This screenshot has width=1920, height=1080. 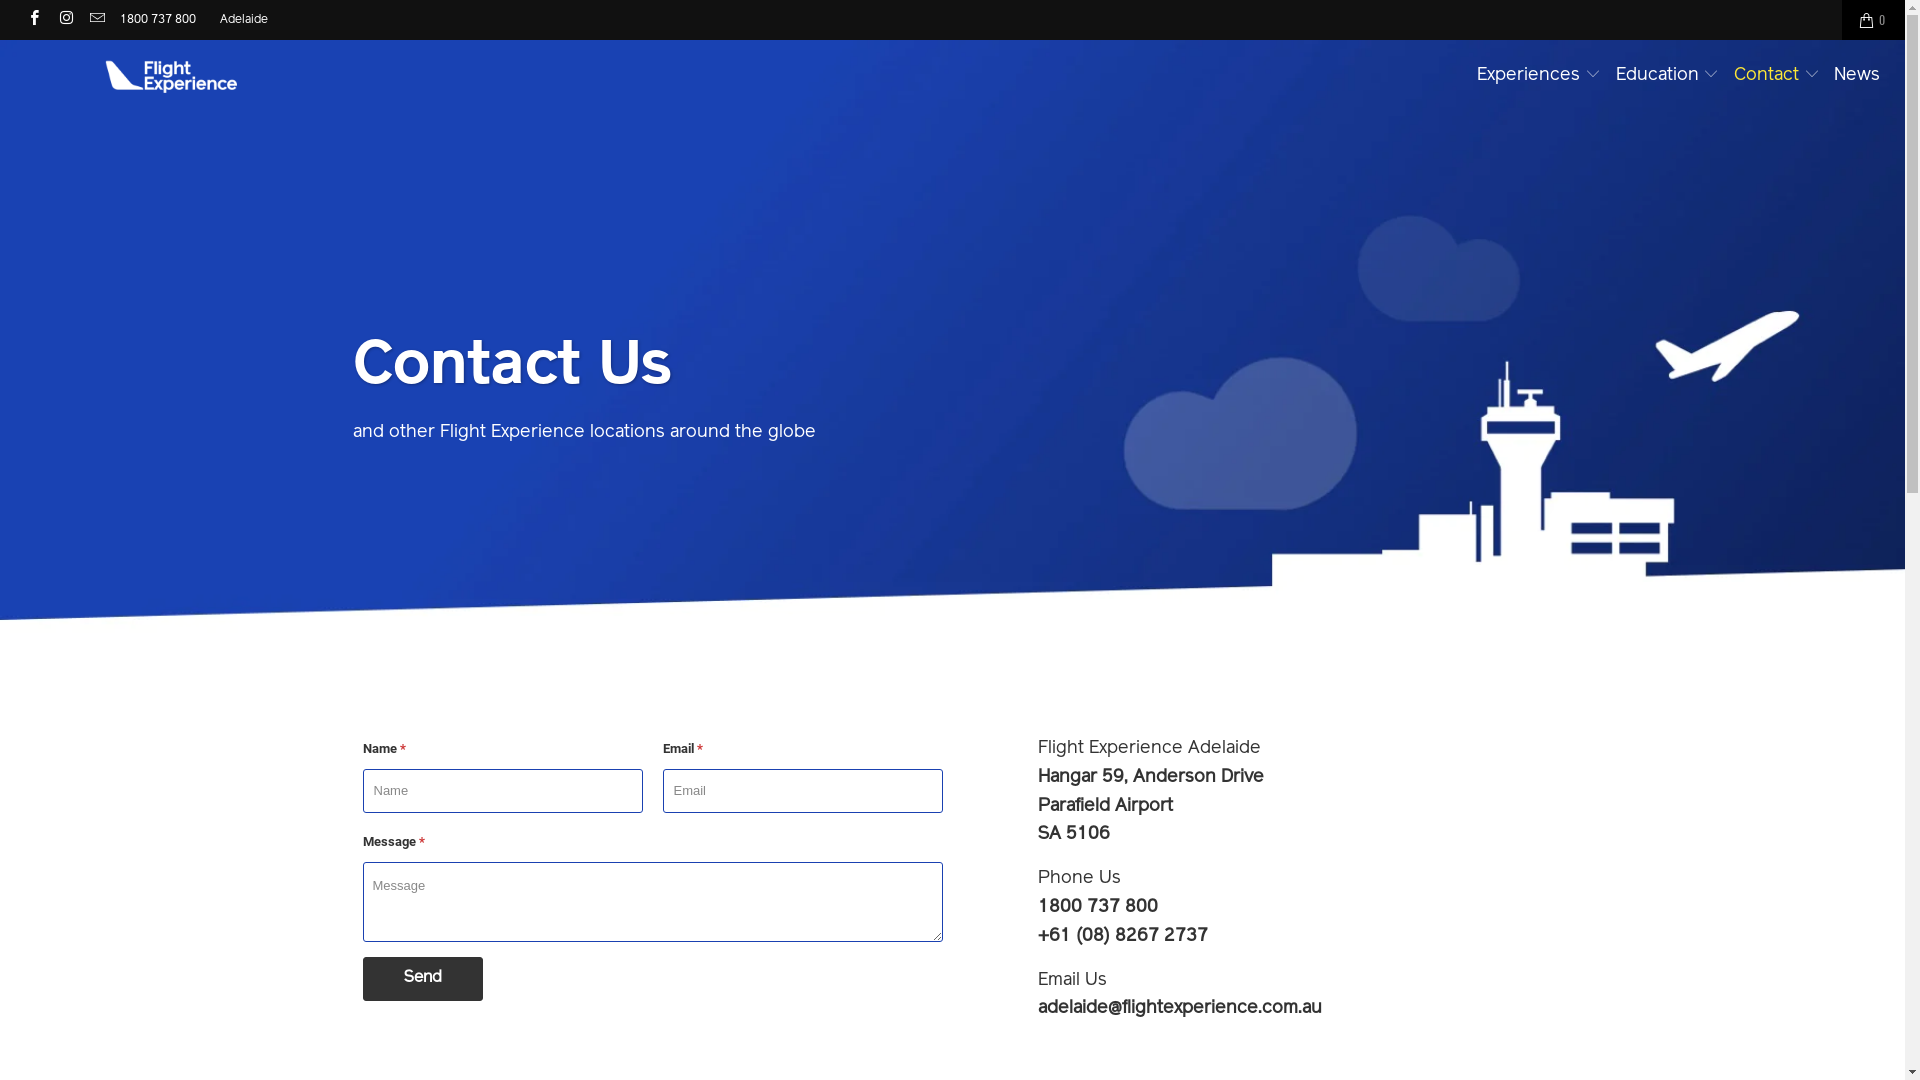 What do you see at coordinates (33, 19) in the screenshot?
I see `'Flight Experience Adelaide on Facebook'` at bounding box center [33, 19].